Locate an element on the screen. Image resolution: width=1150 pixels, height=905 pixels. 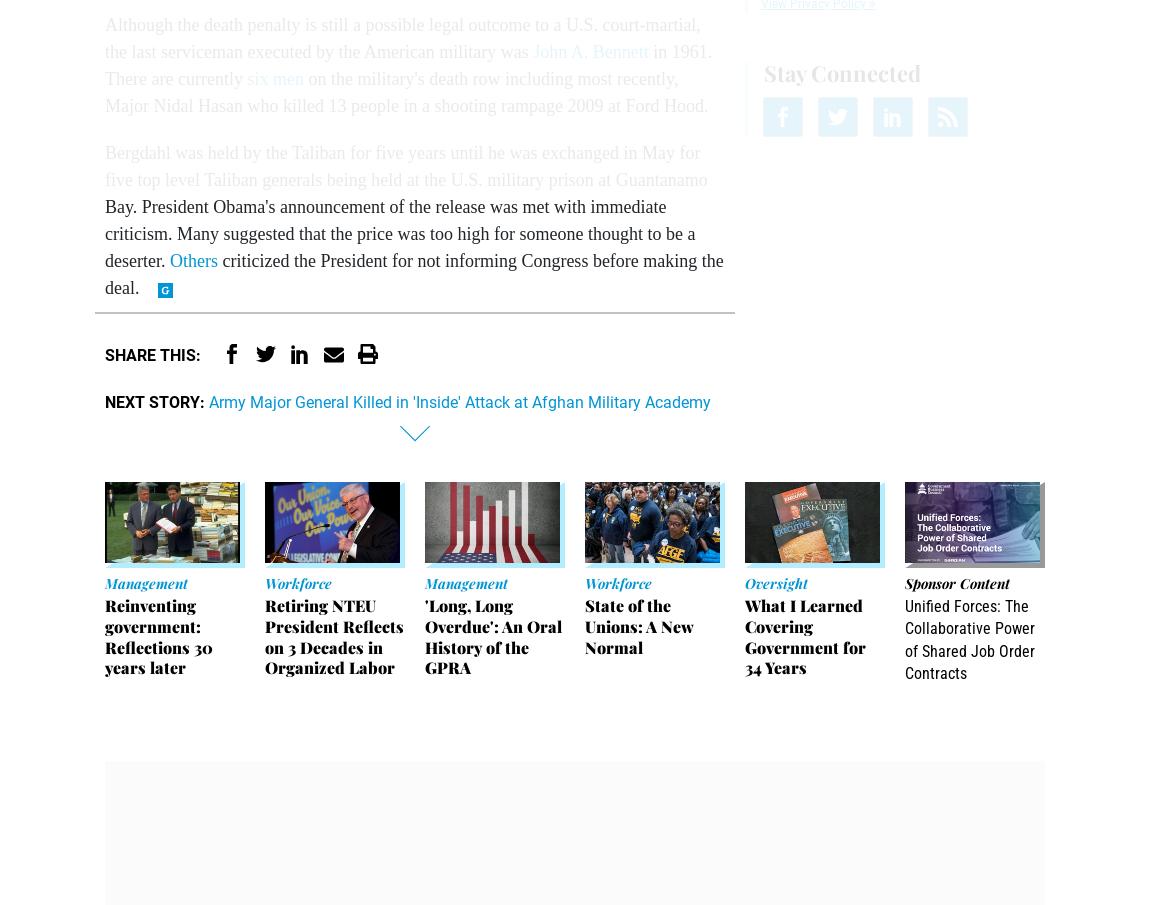
'NEXT STORY:' is located at coordinates (154, 401).